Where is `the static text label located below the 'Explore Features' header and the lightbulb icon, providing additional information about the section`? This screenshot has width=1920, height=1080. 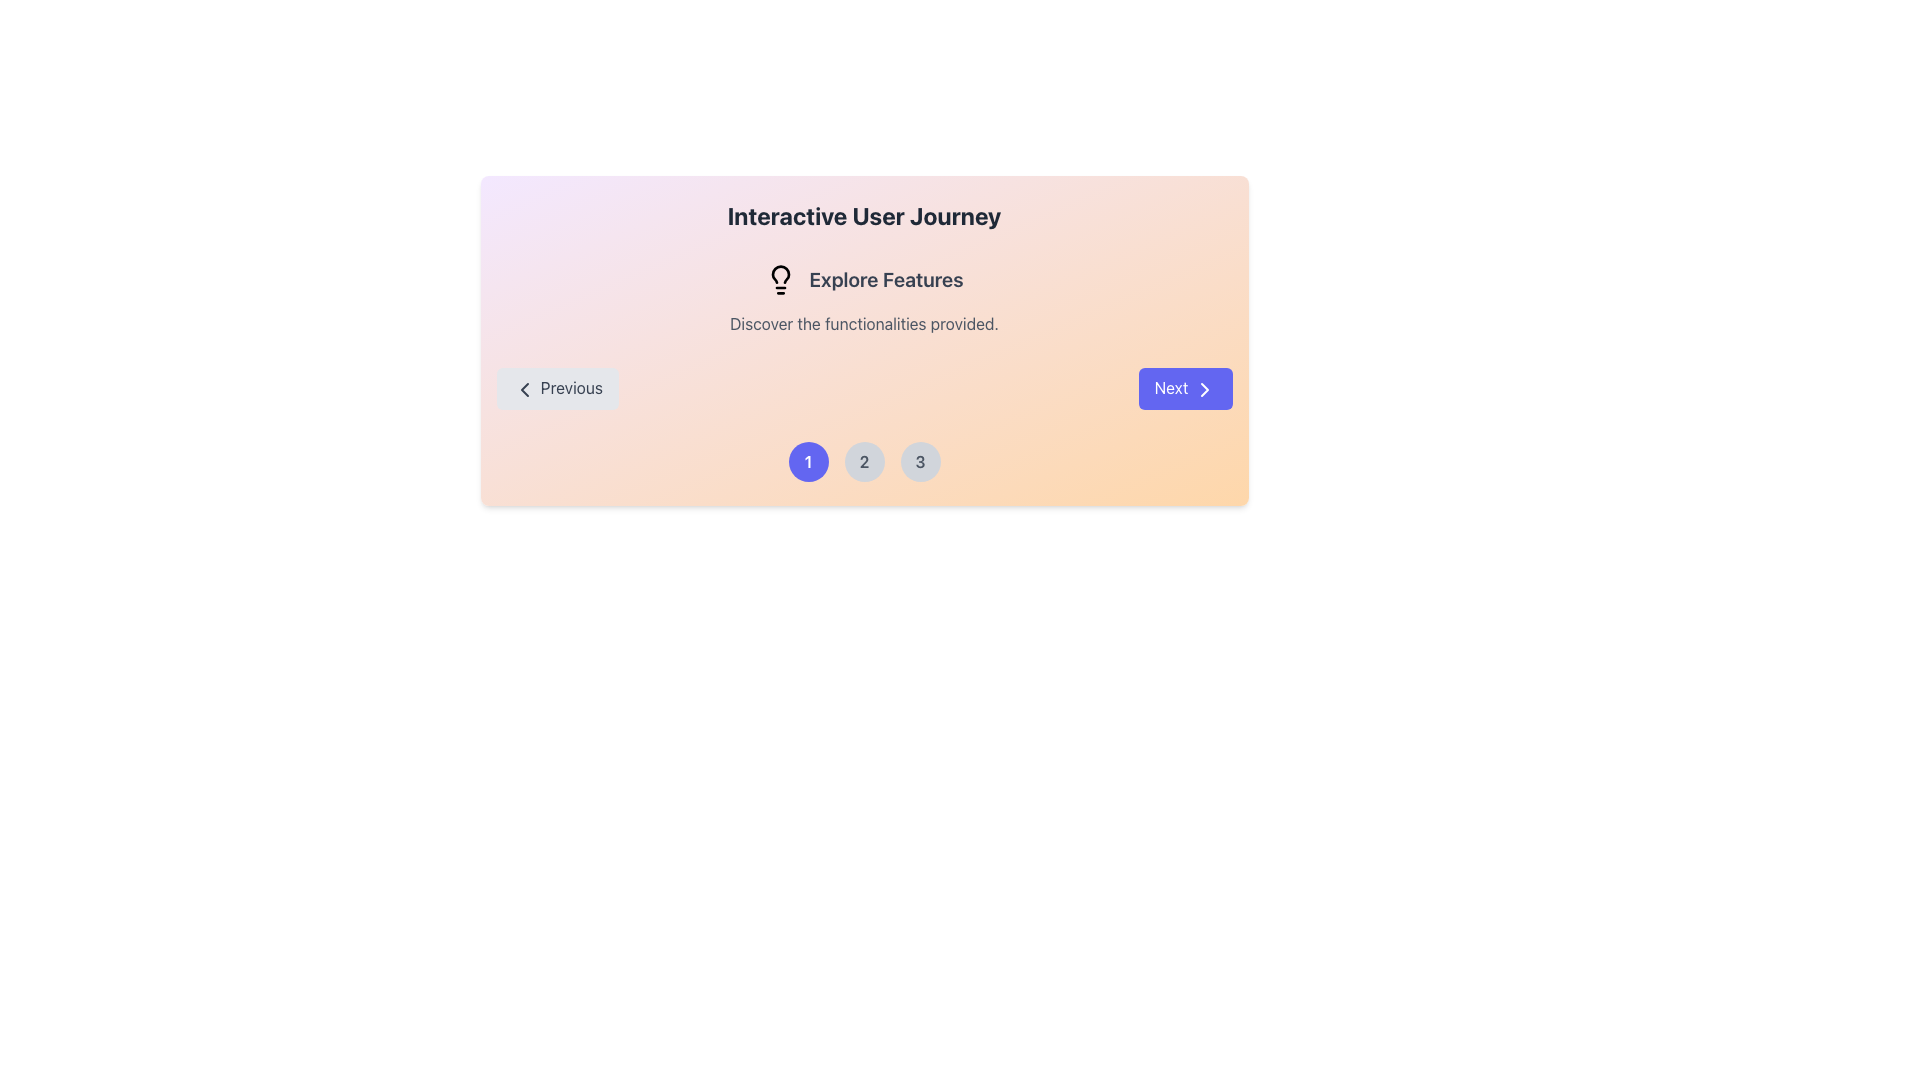 the static text label located below the 'Explore Features' header and the lightbulb icon, providing additional information about the section is located at coordinates (864, 323).